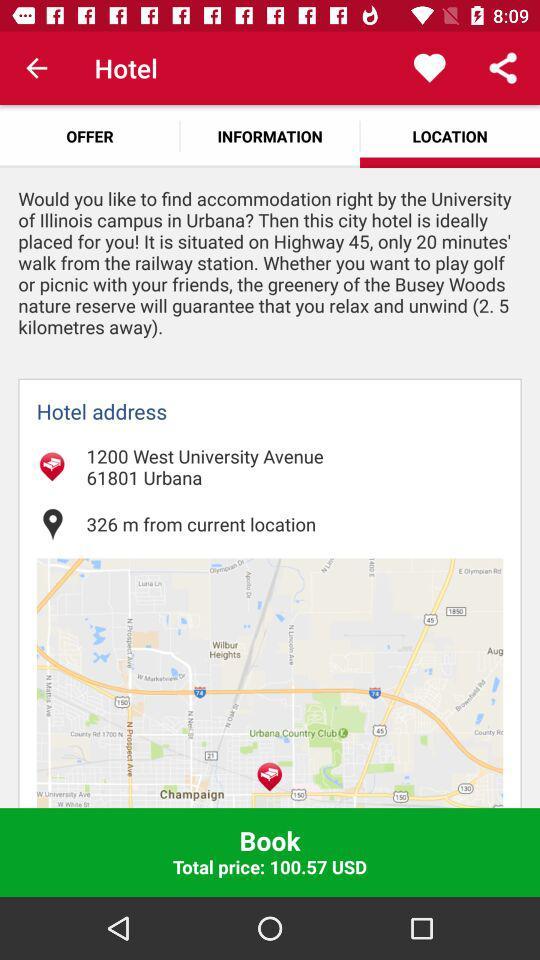 This screenshot has width=540, height=960. I want to click on the app next to location item, so click(270, 135).